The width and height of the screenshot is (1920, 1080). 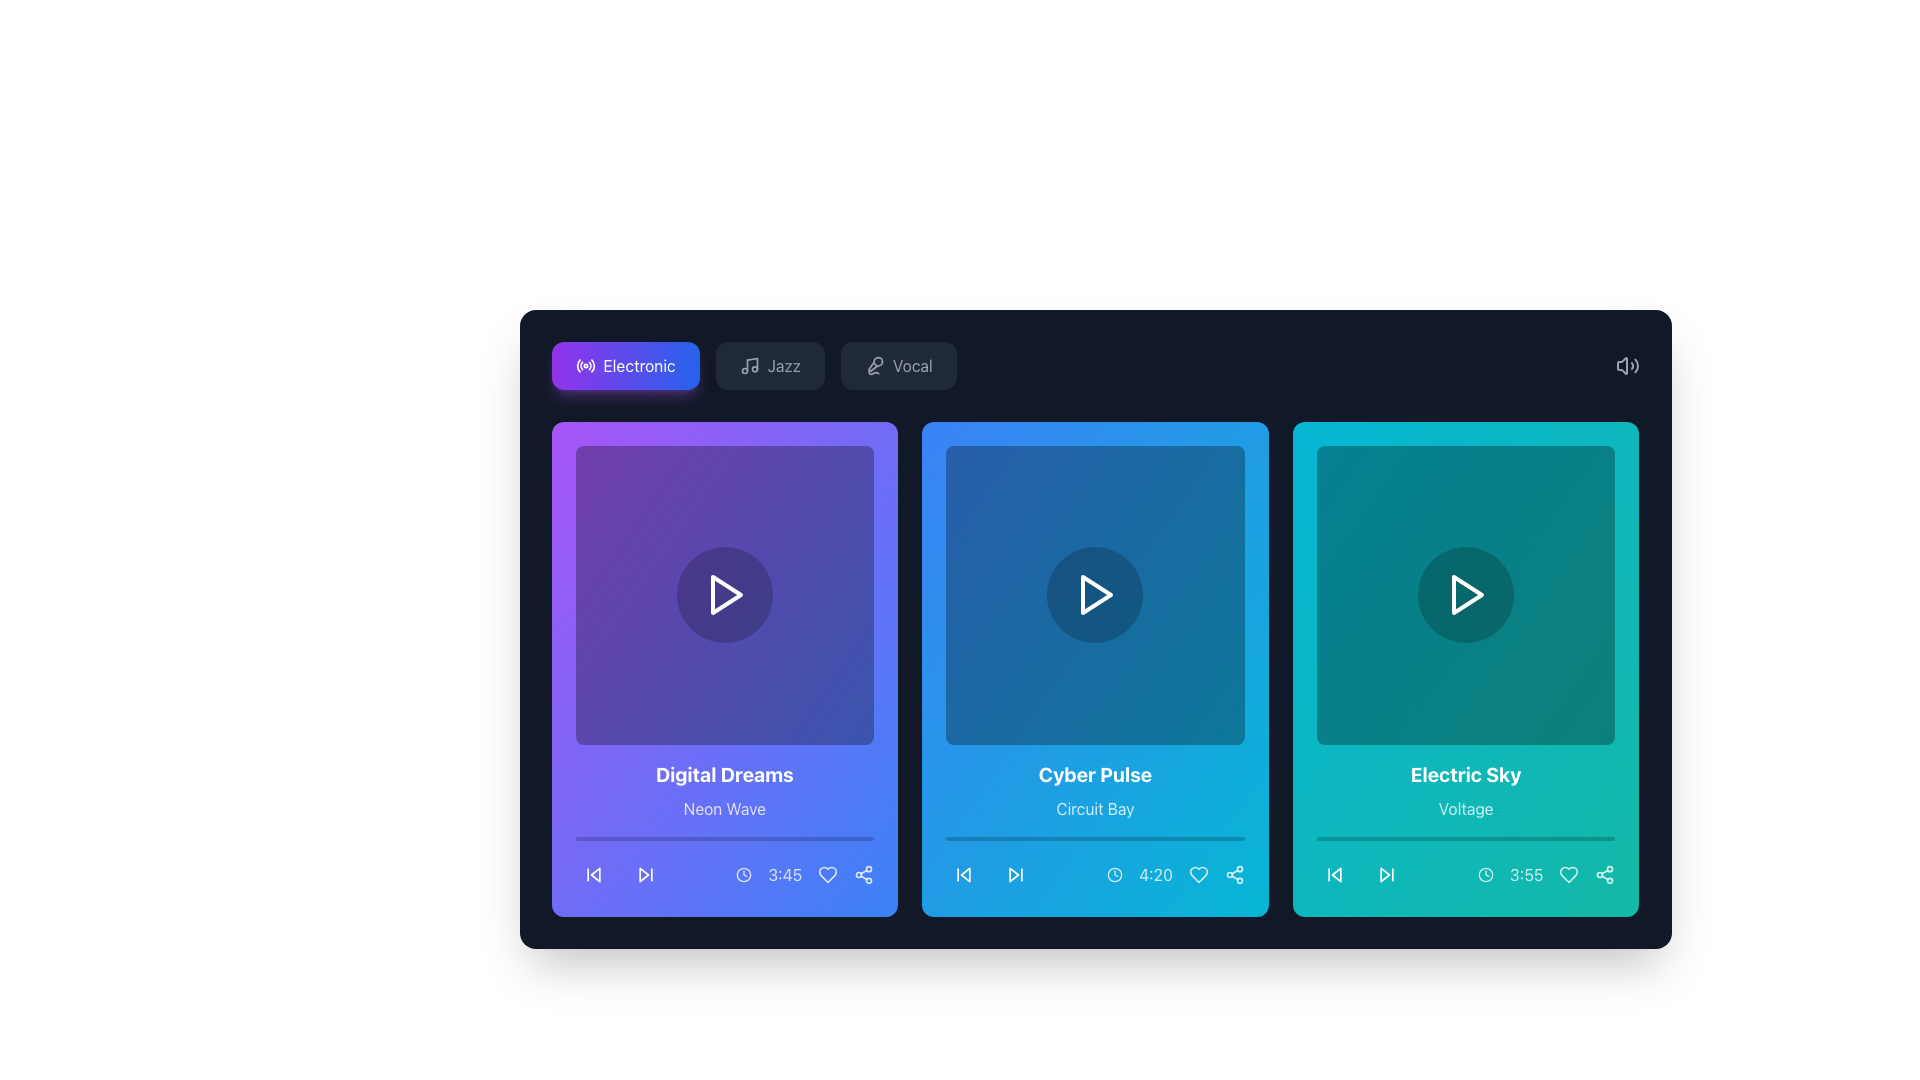 I want to click on the 'Electronic' text label inside the category button, so click(x=638, y=366).